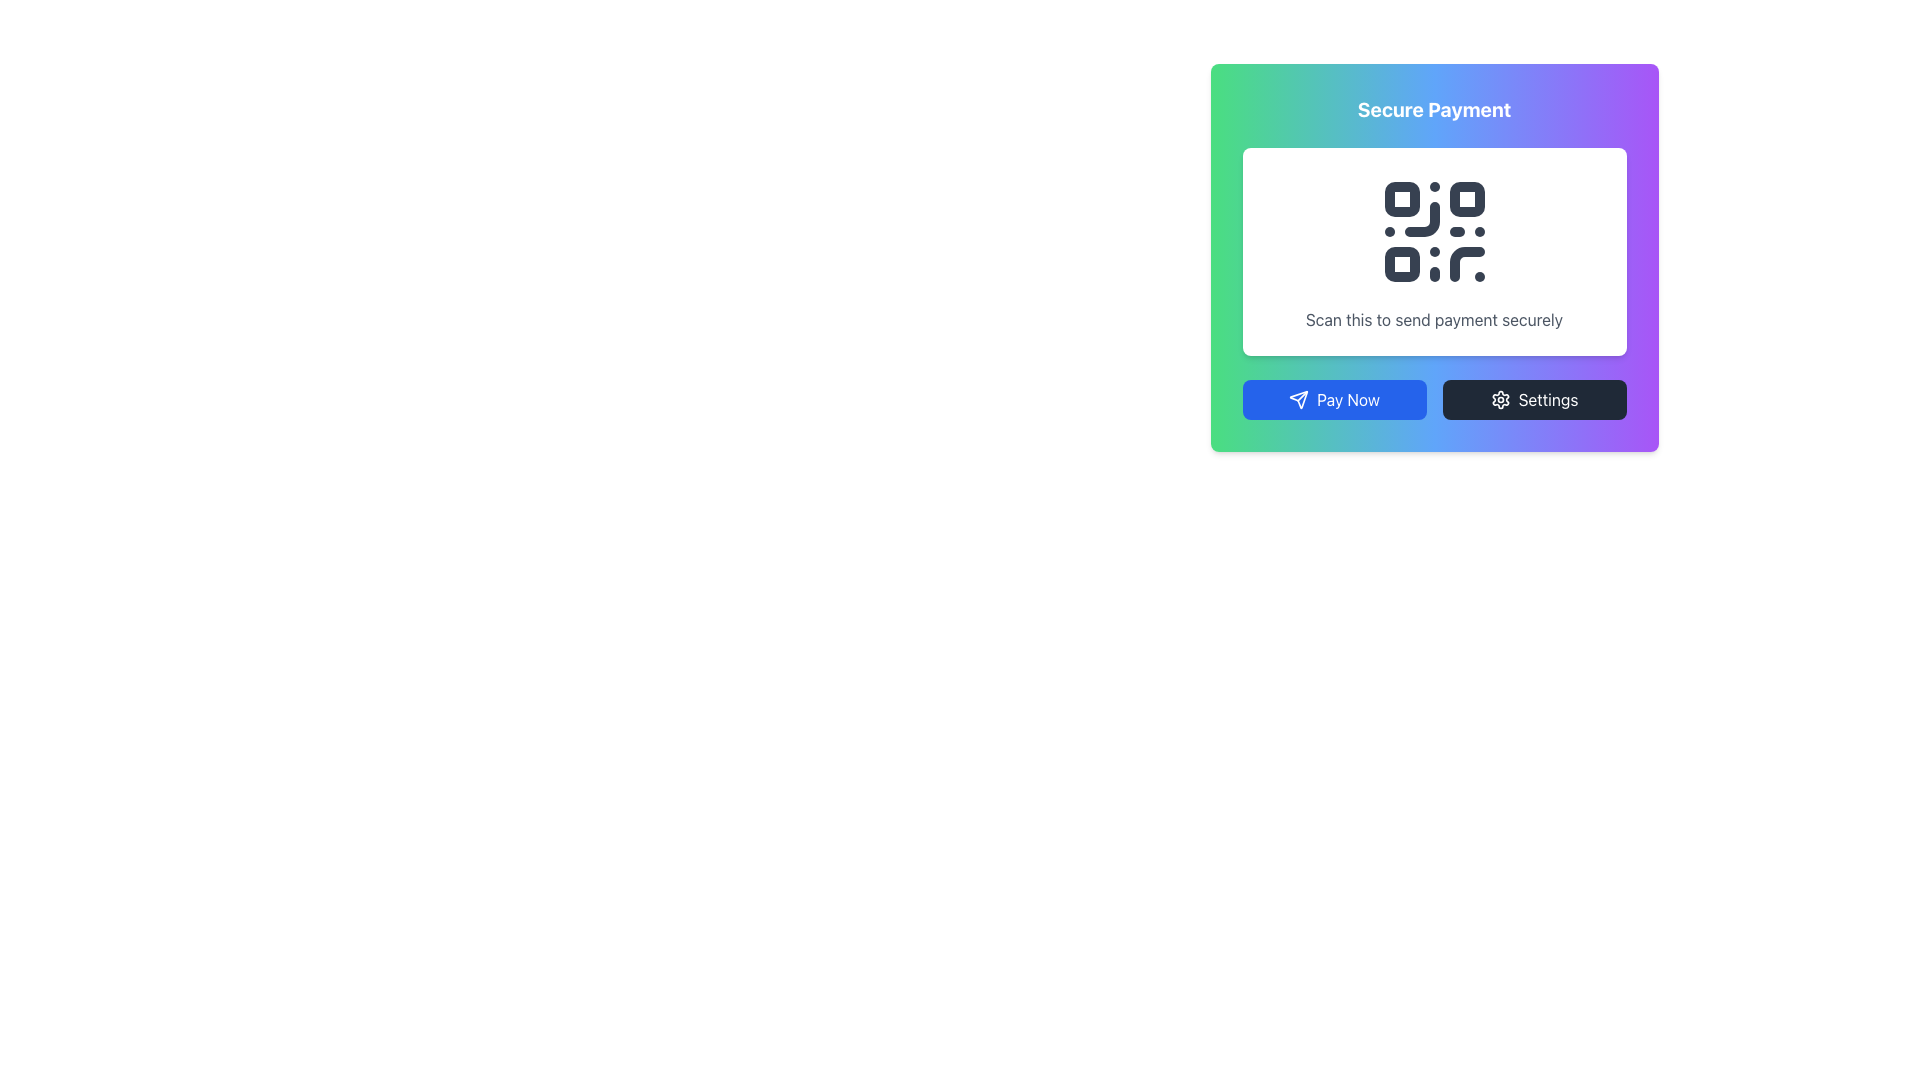 This screenshot has width=1920, height=1080. What do you see at coordinates (1334, 400) in the screenshot?
I see `the 'Pay Now' button, which has a bright blue background and rounded corners, to initiate payment` at bounding box center [1334, 400].